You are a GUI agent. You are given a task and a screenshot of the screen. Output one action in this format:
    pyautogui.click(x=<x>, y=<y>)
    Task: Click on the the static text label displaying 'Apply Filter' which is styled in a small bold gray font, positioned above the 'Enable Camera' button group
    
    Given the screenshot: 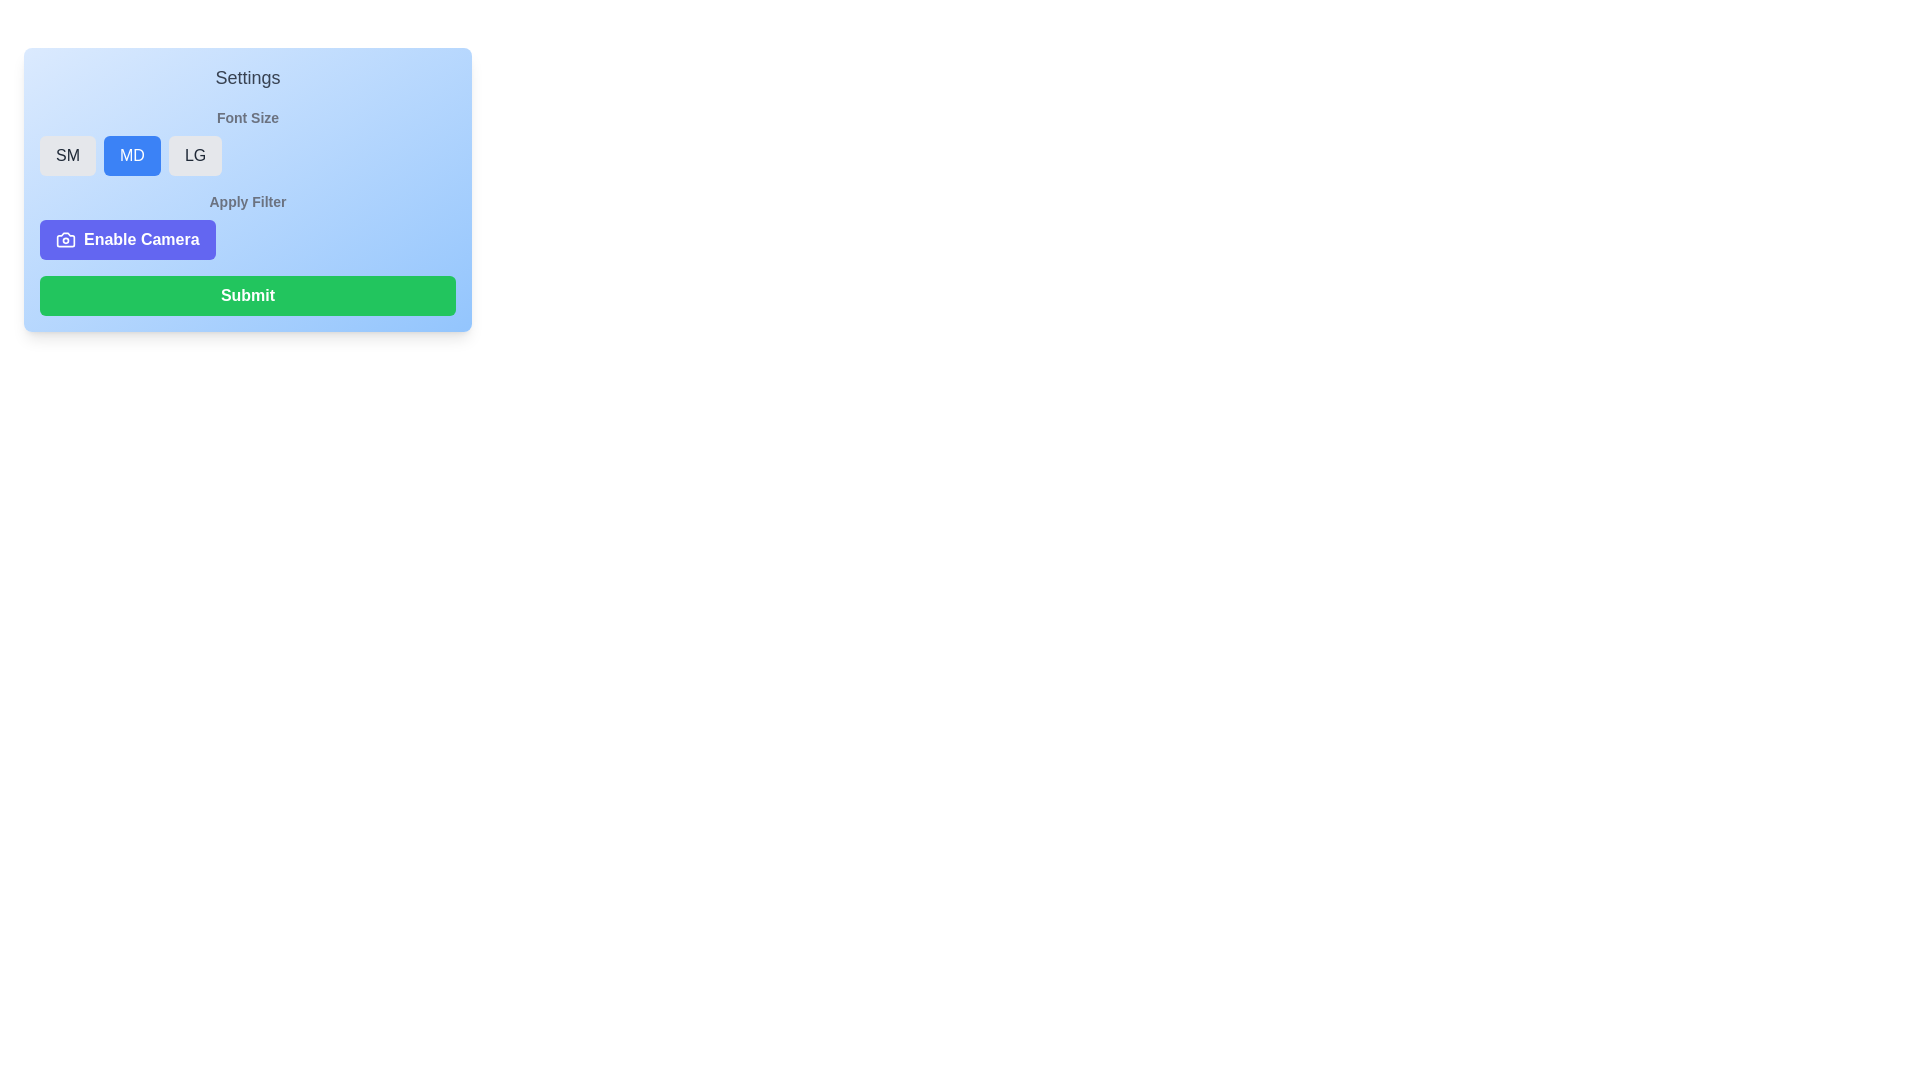 What is the action you would take?
    pyautogui.click(x=247, y=201)
    